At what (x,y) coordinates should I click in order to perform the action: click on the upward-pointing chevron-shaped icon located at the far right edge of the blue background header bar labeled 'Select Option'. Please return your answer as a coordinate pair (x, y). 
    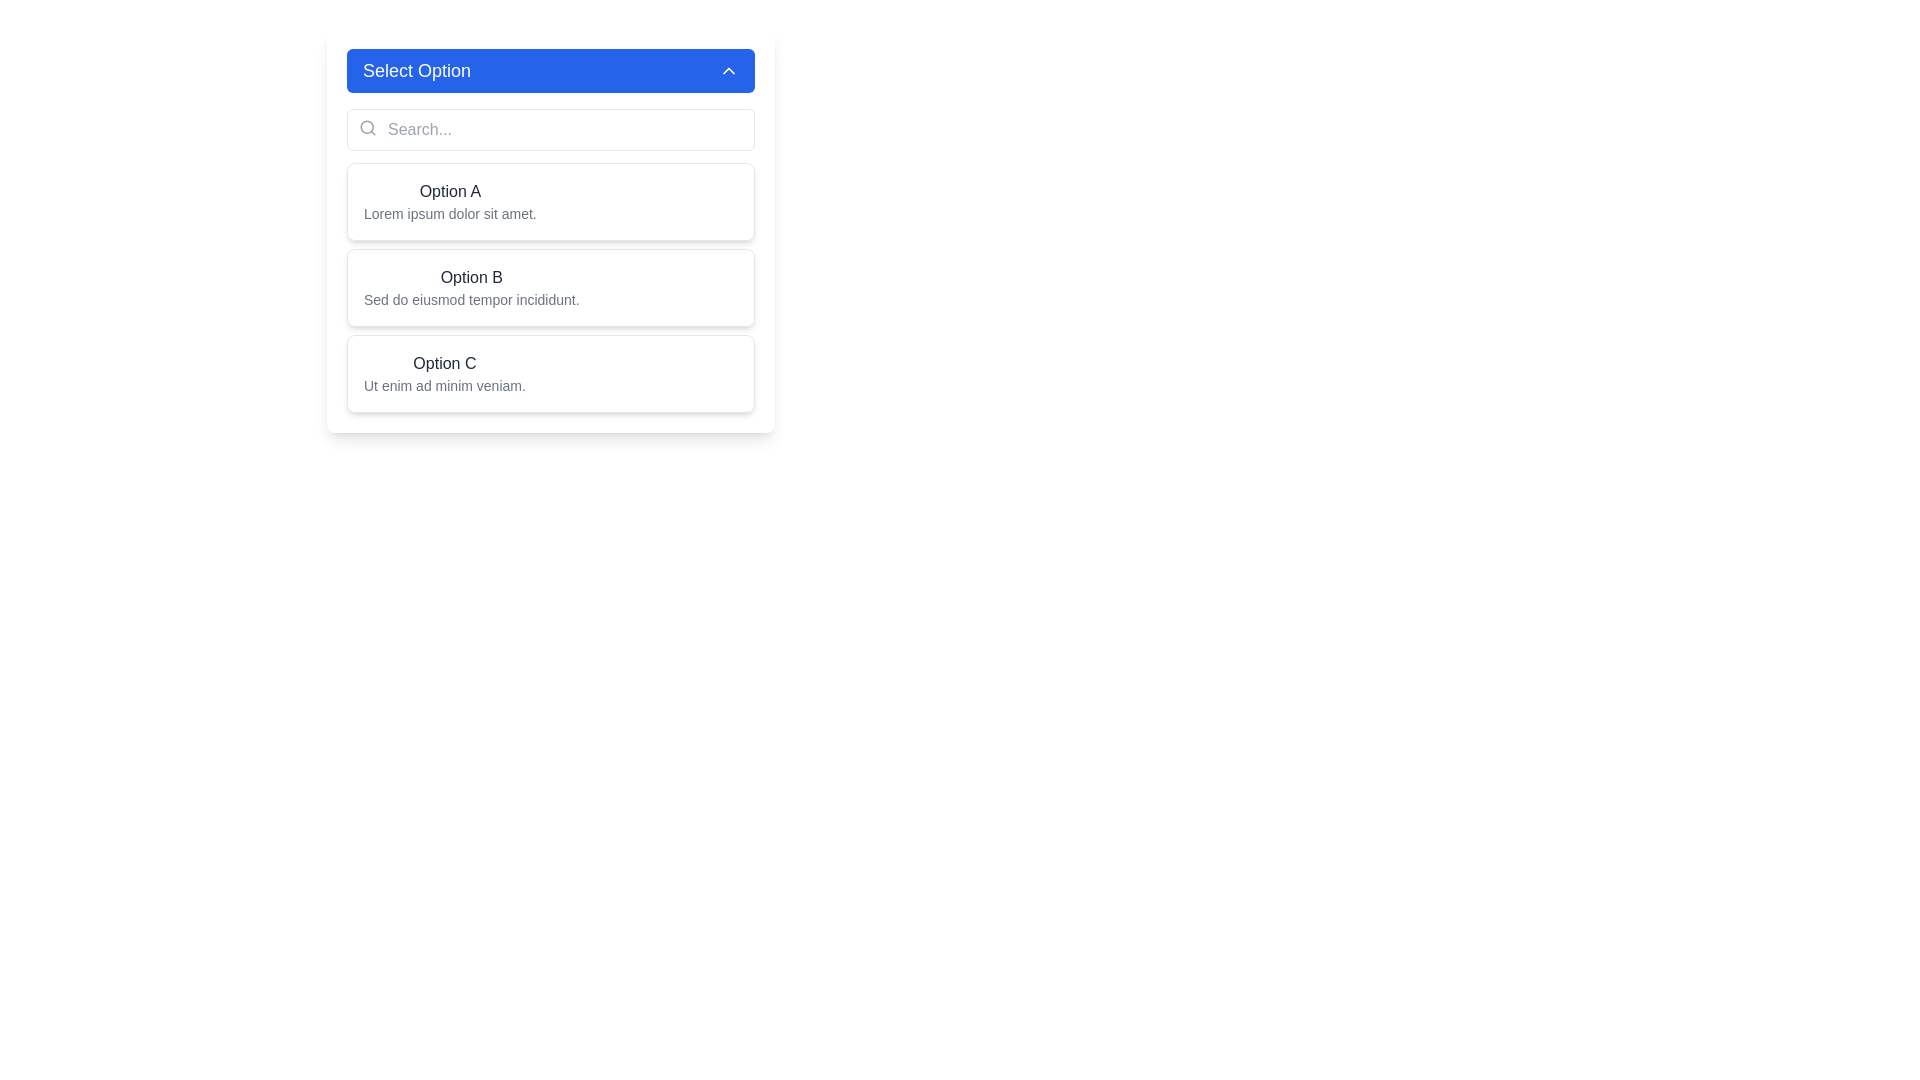
    Looking at the image, I should click on (728, 69).